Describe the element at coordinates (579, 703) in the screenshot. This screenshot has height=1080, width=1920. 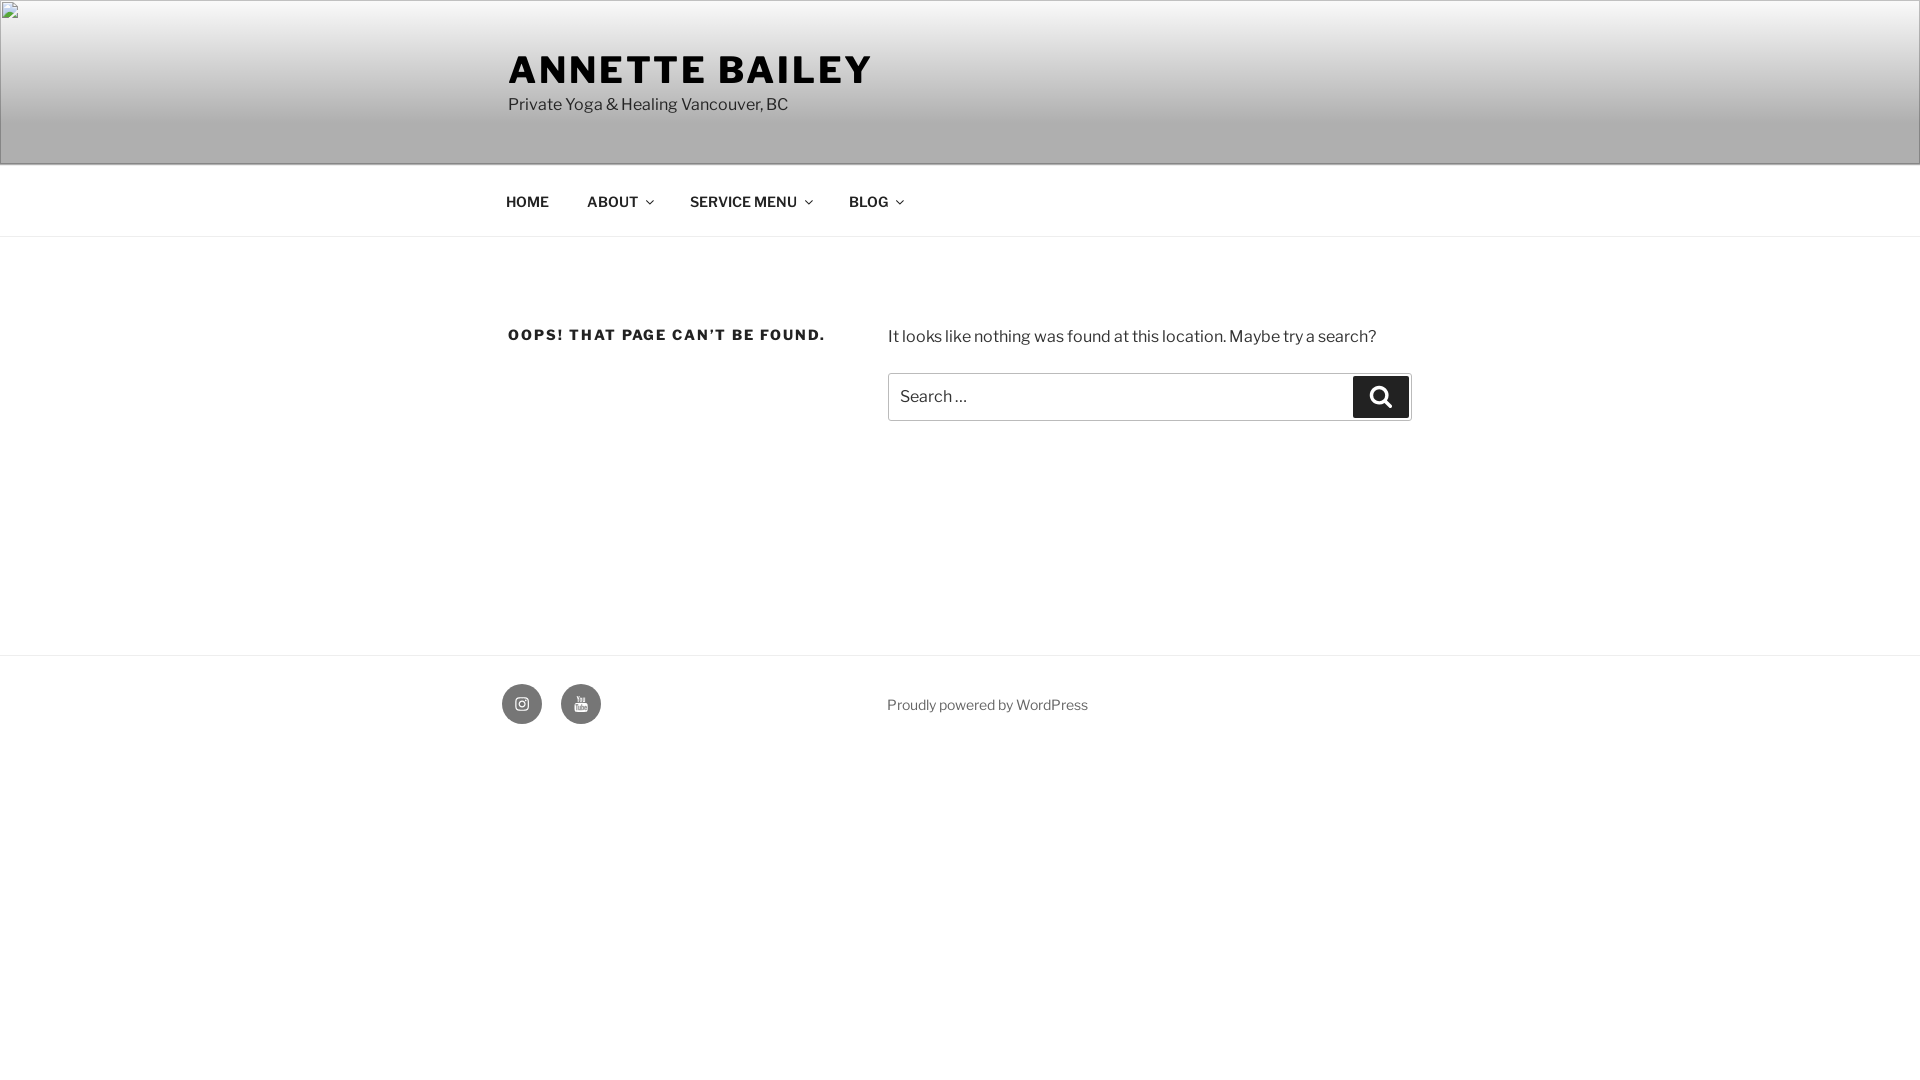
I see `'YouTube'` at that location.